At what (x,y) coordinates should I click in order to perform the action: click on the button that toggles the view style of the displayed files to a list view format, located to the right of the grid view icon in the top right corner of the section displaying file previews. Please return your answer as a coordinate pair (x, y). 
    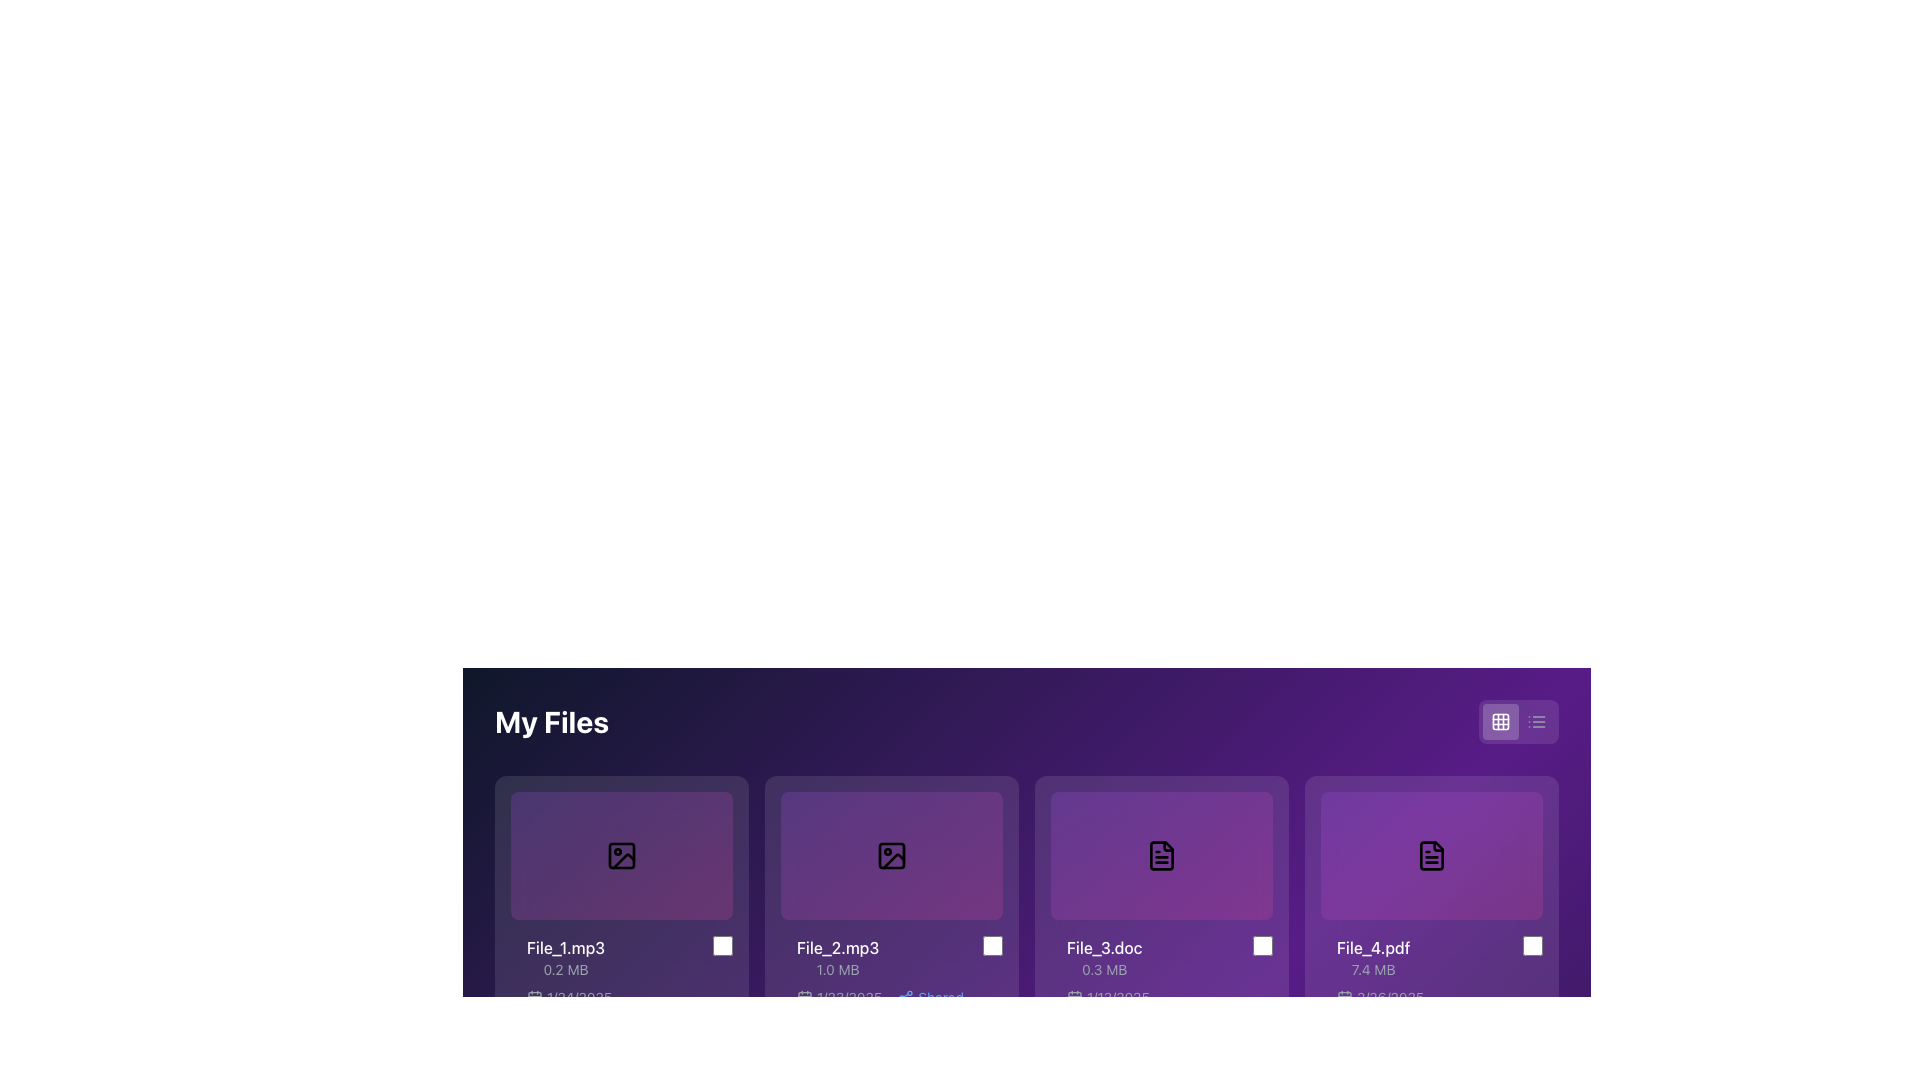
    Looking at the image, I should click on (1535, 721).